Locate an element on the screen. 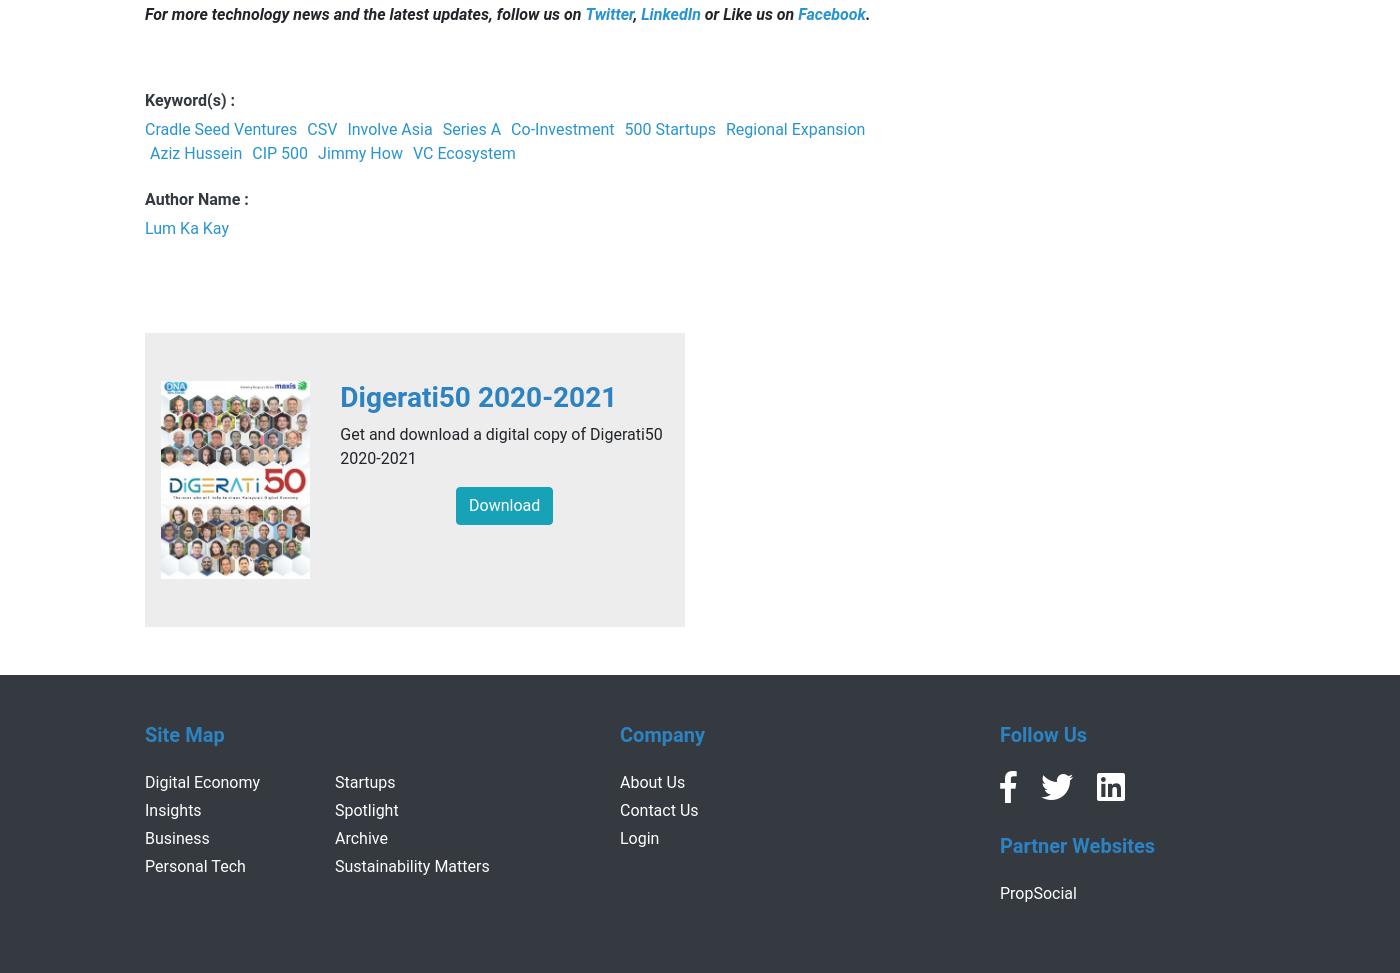 This screenshot has width=1400, height=973. 'Twitter' is located at coordinates (609, 13).